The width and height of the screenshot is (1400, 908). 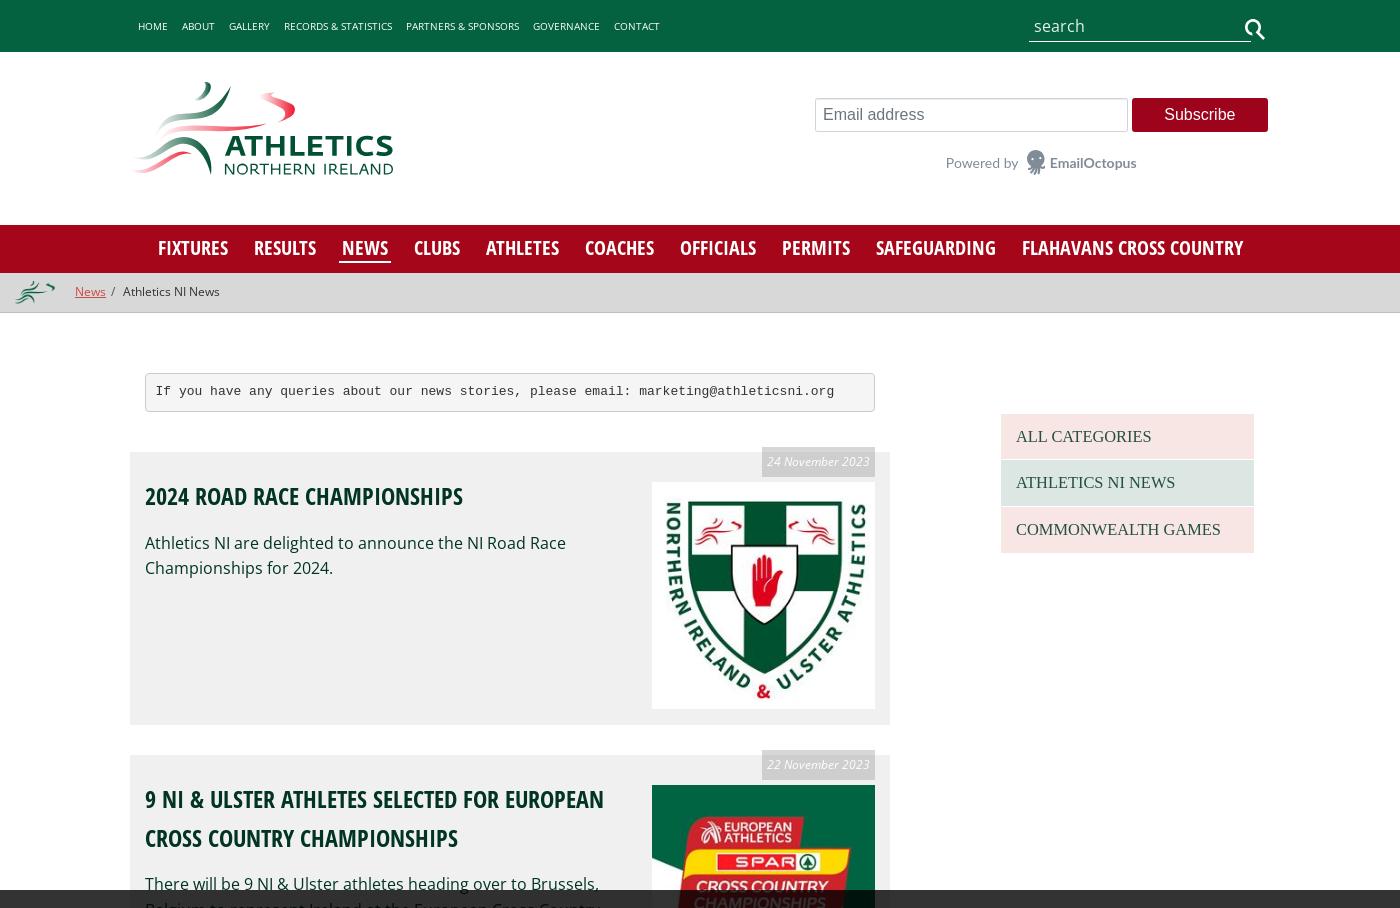 I want to click on 'records & statistics', so click(x=337, y=24).